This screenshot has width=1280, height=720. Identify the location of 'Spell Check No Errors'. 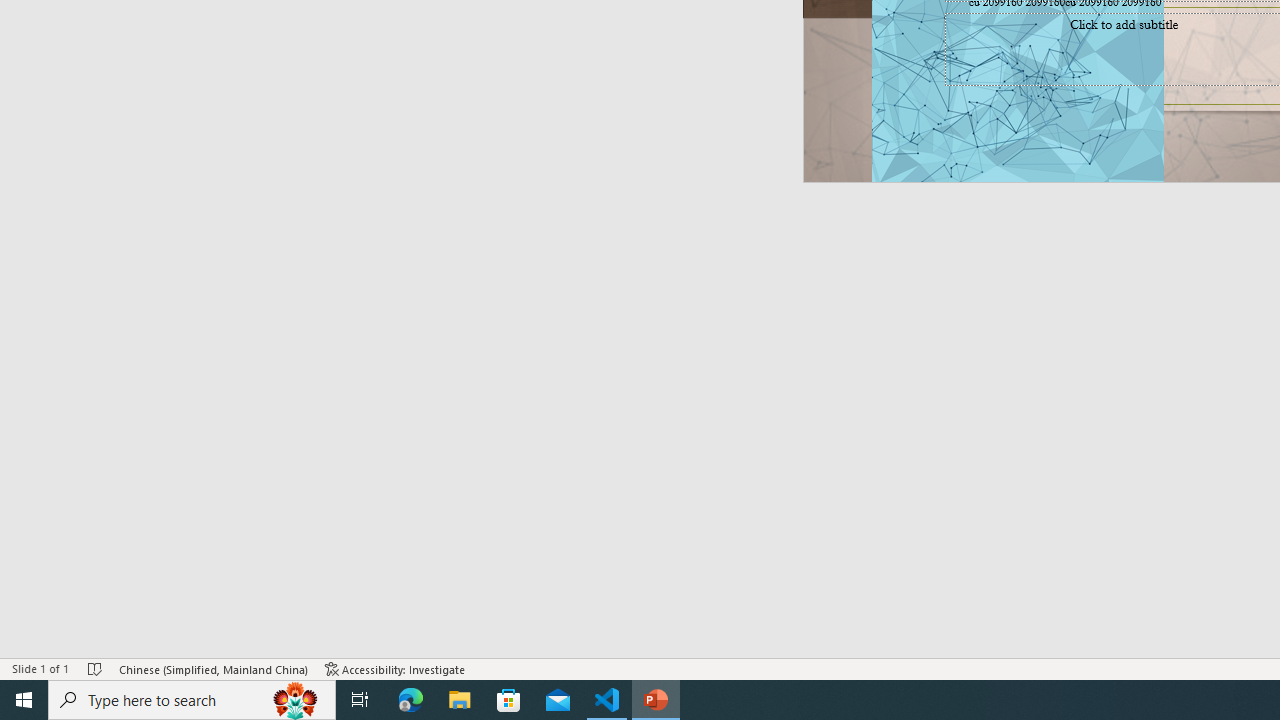
(95, 669).